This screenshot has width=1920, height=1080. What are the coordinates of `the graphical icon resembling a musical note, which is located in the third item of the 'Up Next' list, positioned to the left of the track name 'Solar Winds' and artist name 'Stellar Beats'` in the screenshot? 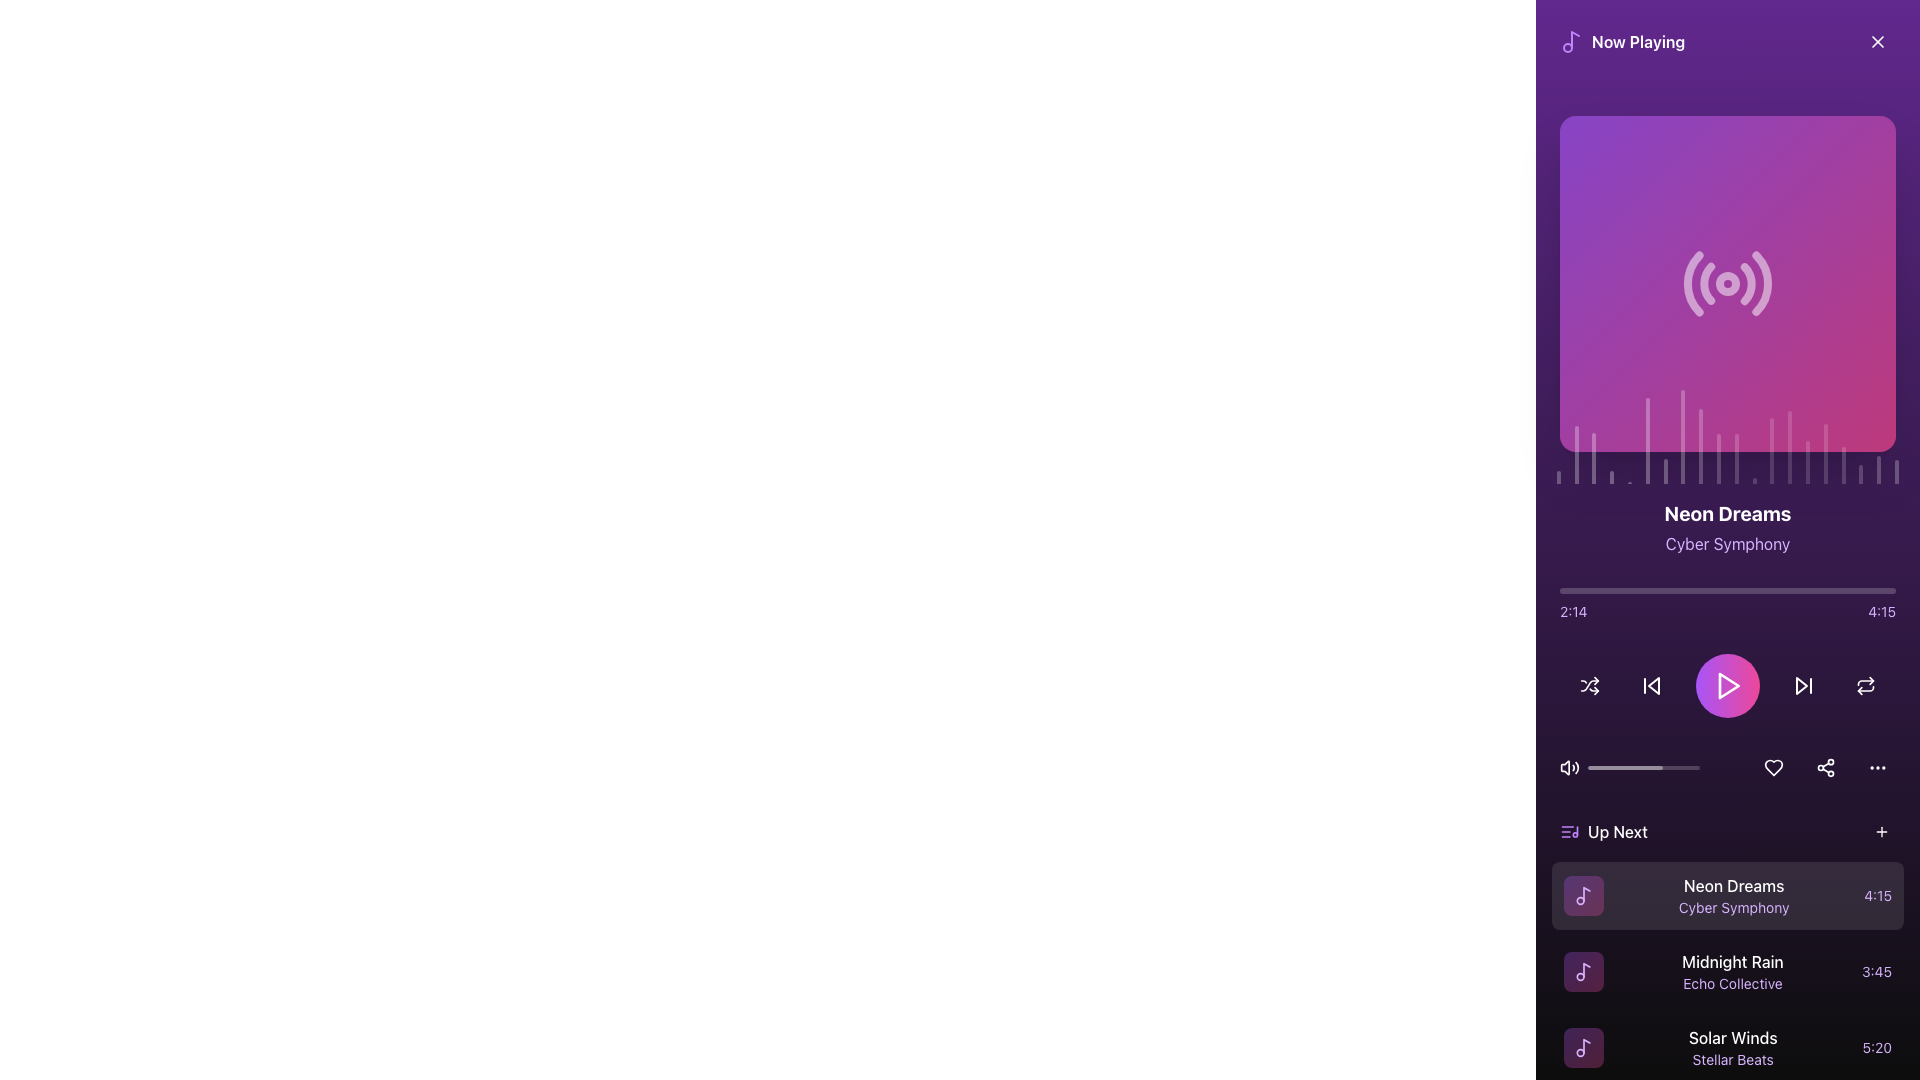 It's located at (1583, 1047).